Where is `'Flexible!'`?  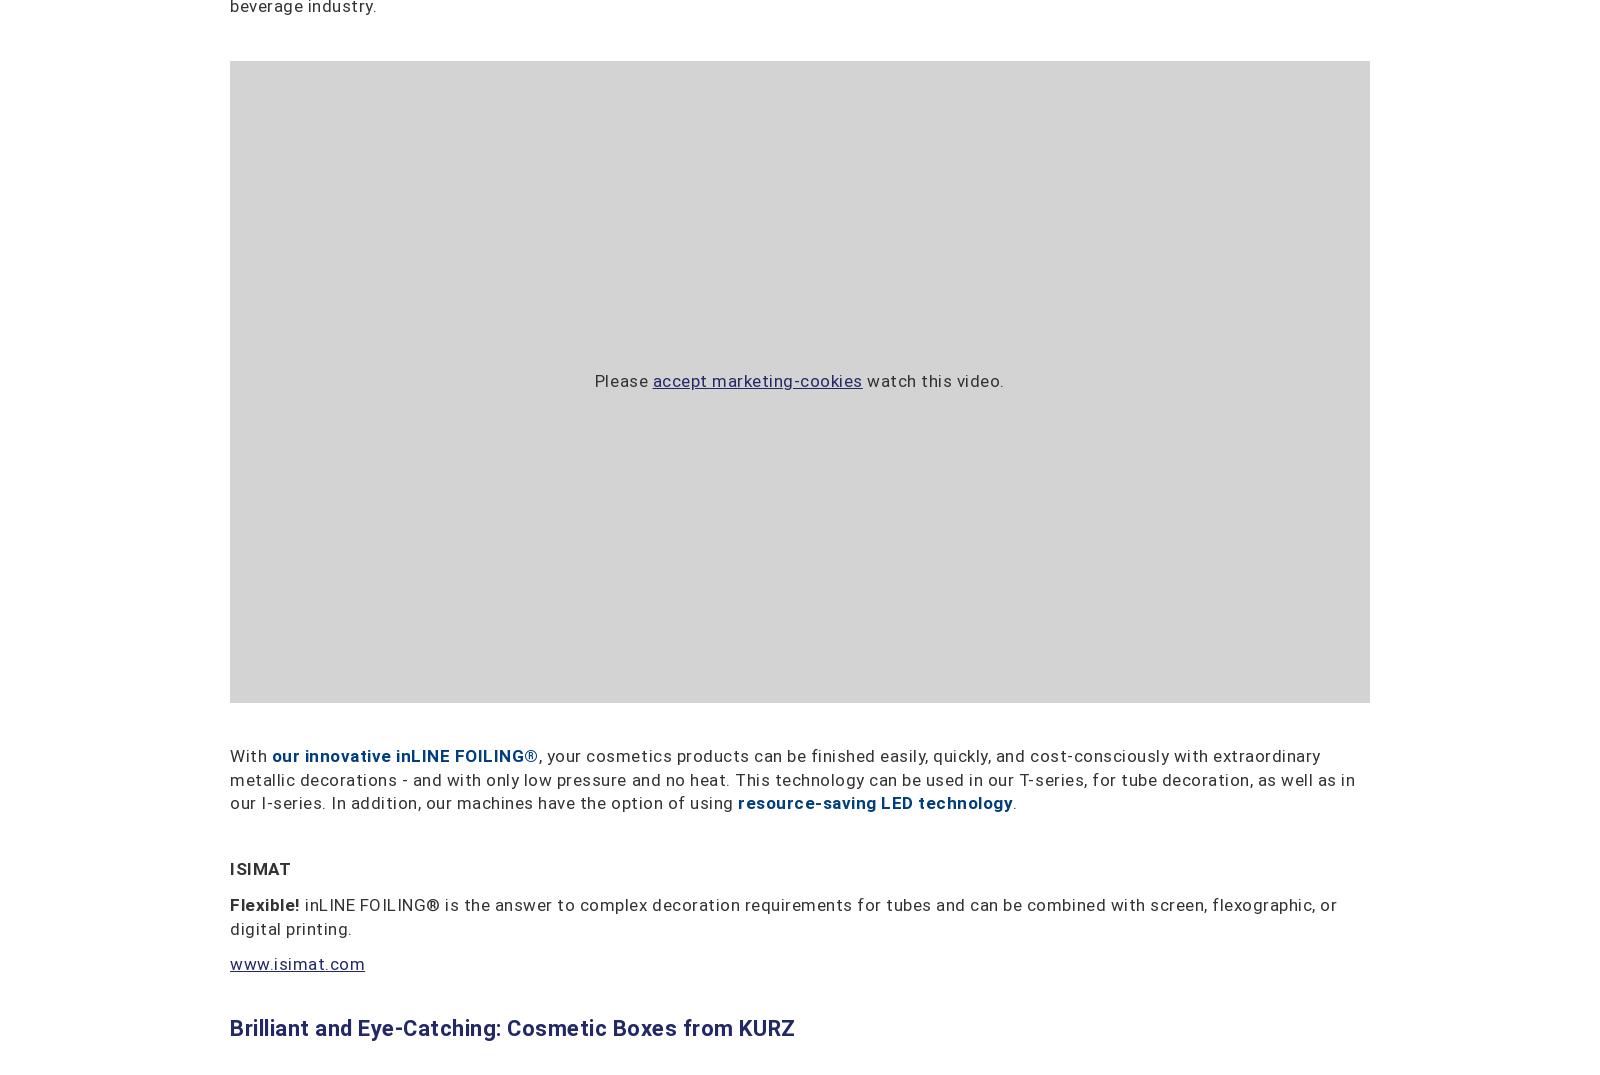
'Flexible!' is located at coordinates (264, 902).